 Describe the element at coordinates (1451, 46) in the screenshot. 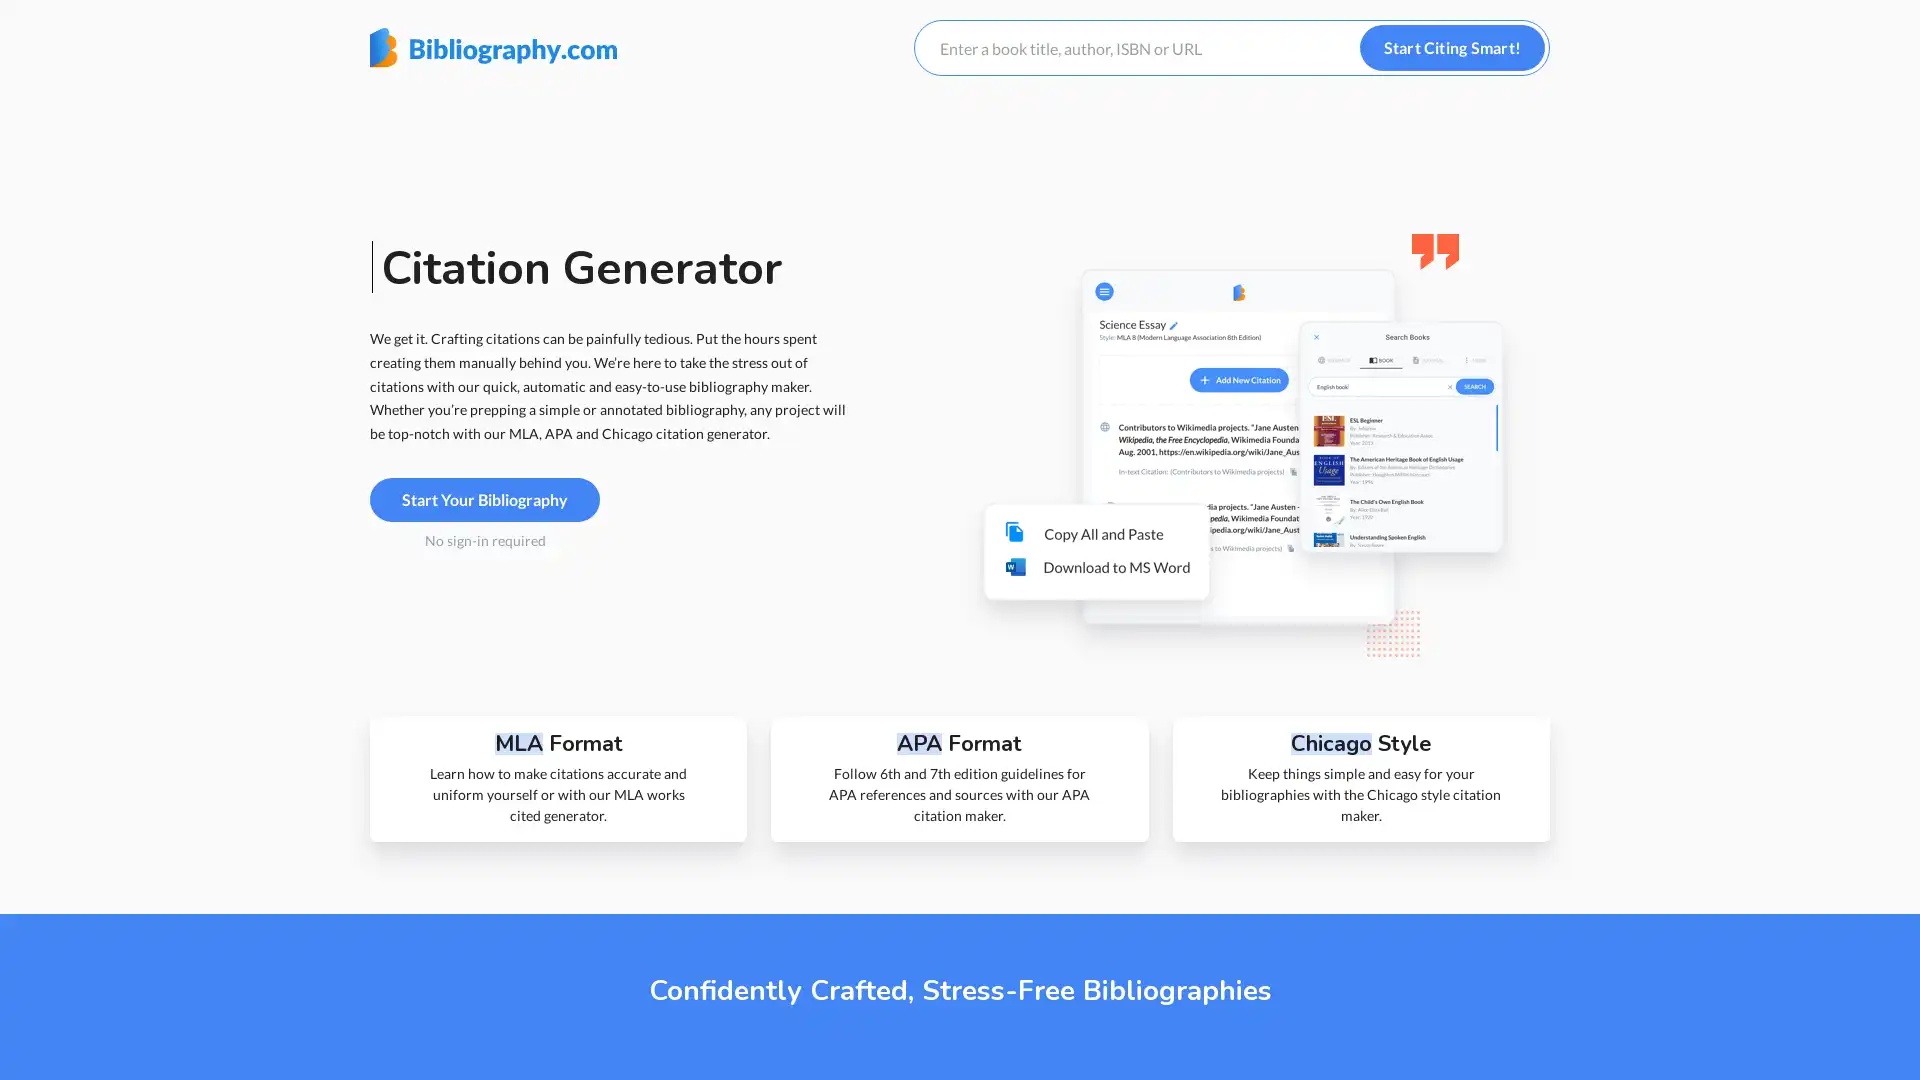

I see `Start Citing Smart!` at that location.